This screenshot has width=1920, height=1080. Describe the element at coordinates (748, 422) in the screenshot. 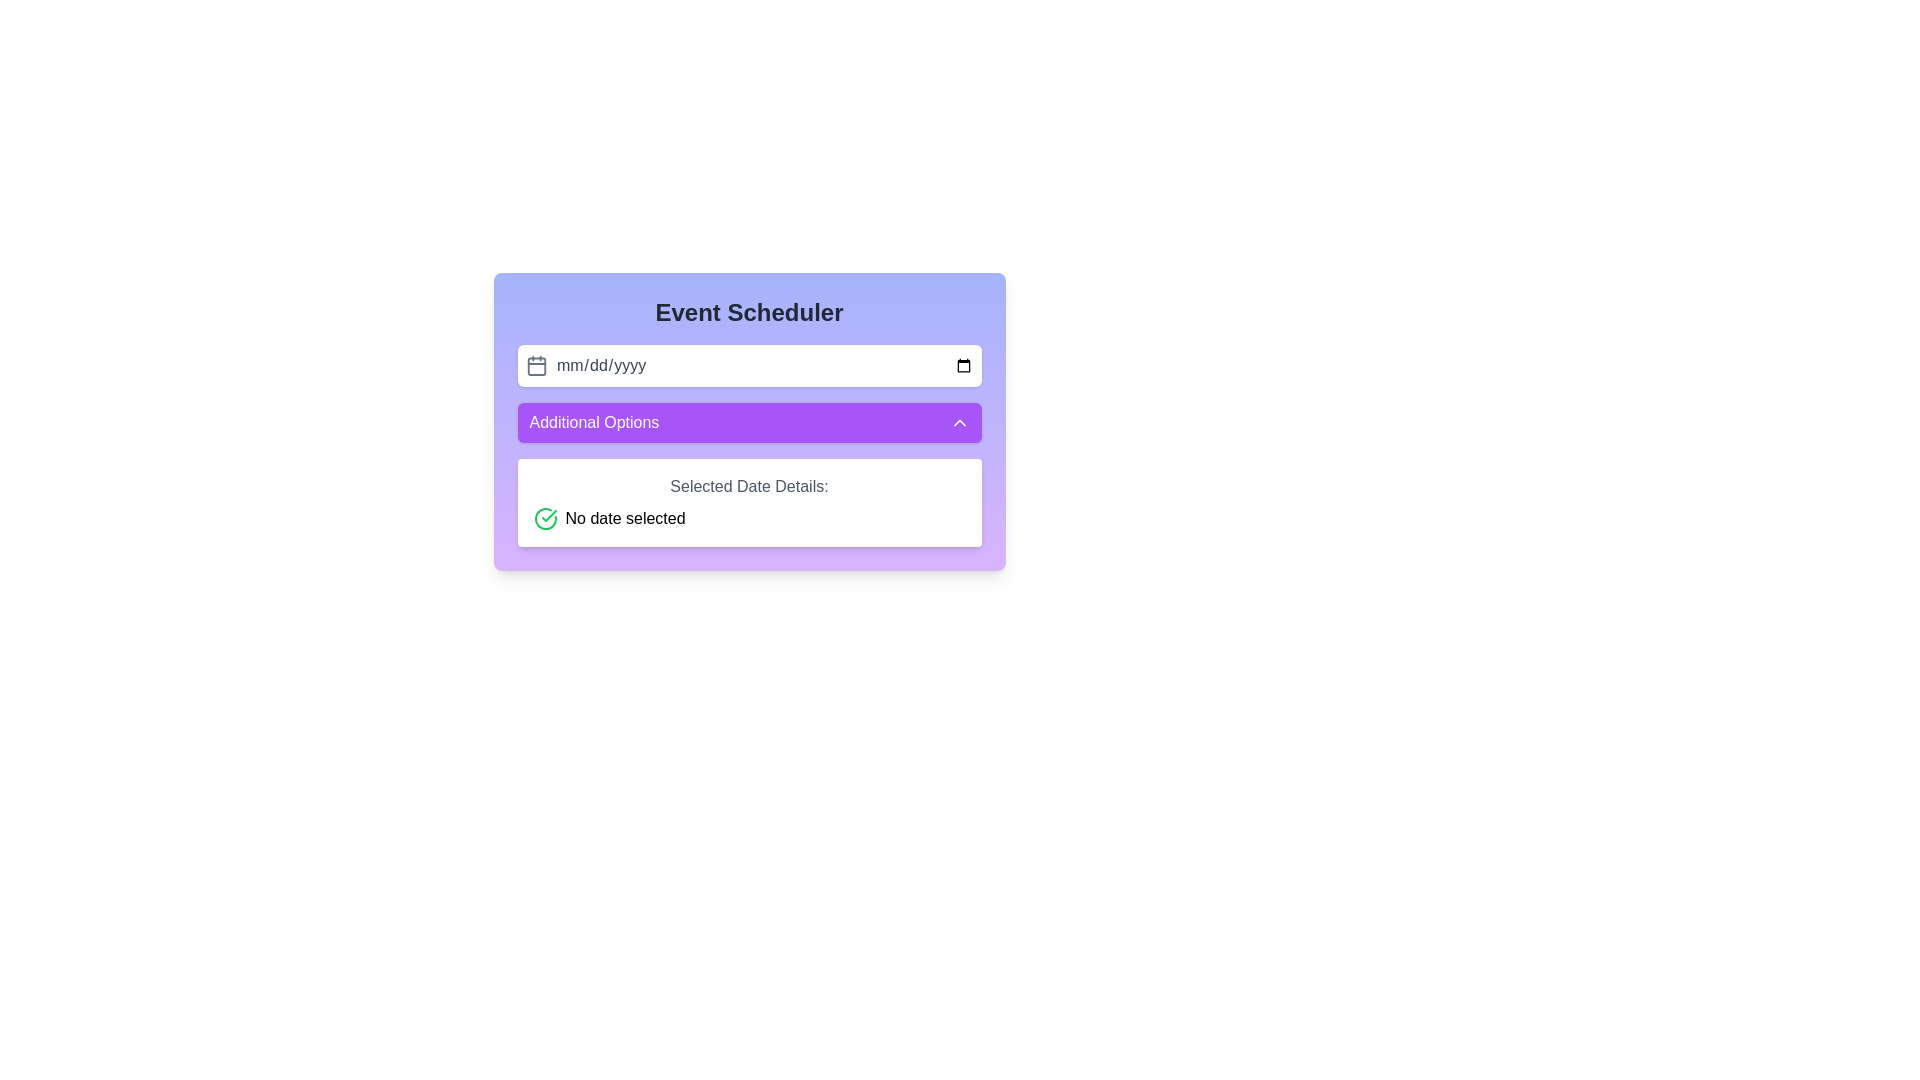

I see `the toggle button located below the date selection input field` at that location.